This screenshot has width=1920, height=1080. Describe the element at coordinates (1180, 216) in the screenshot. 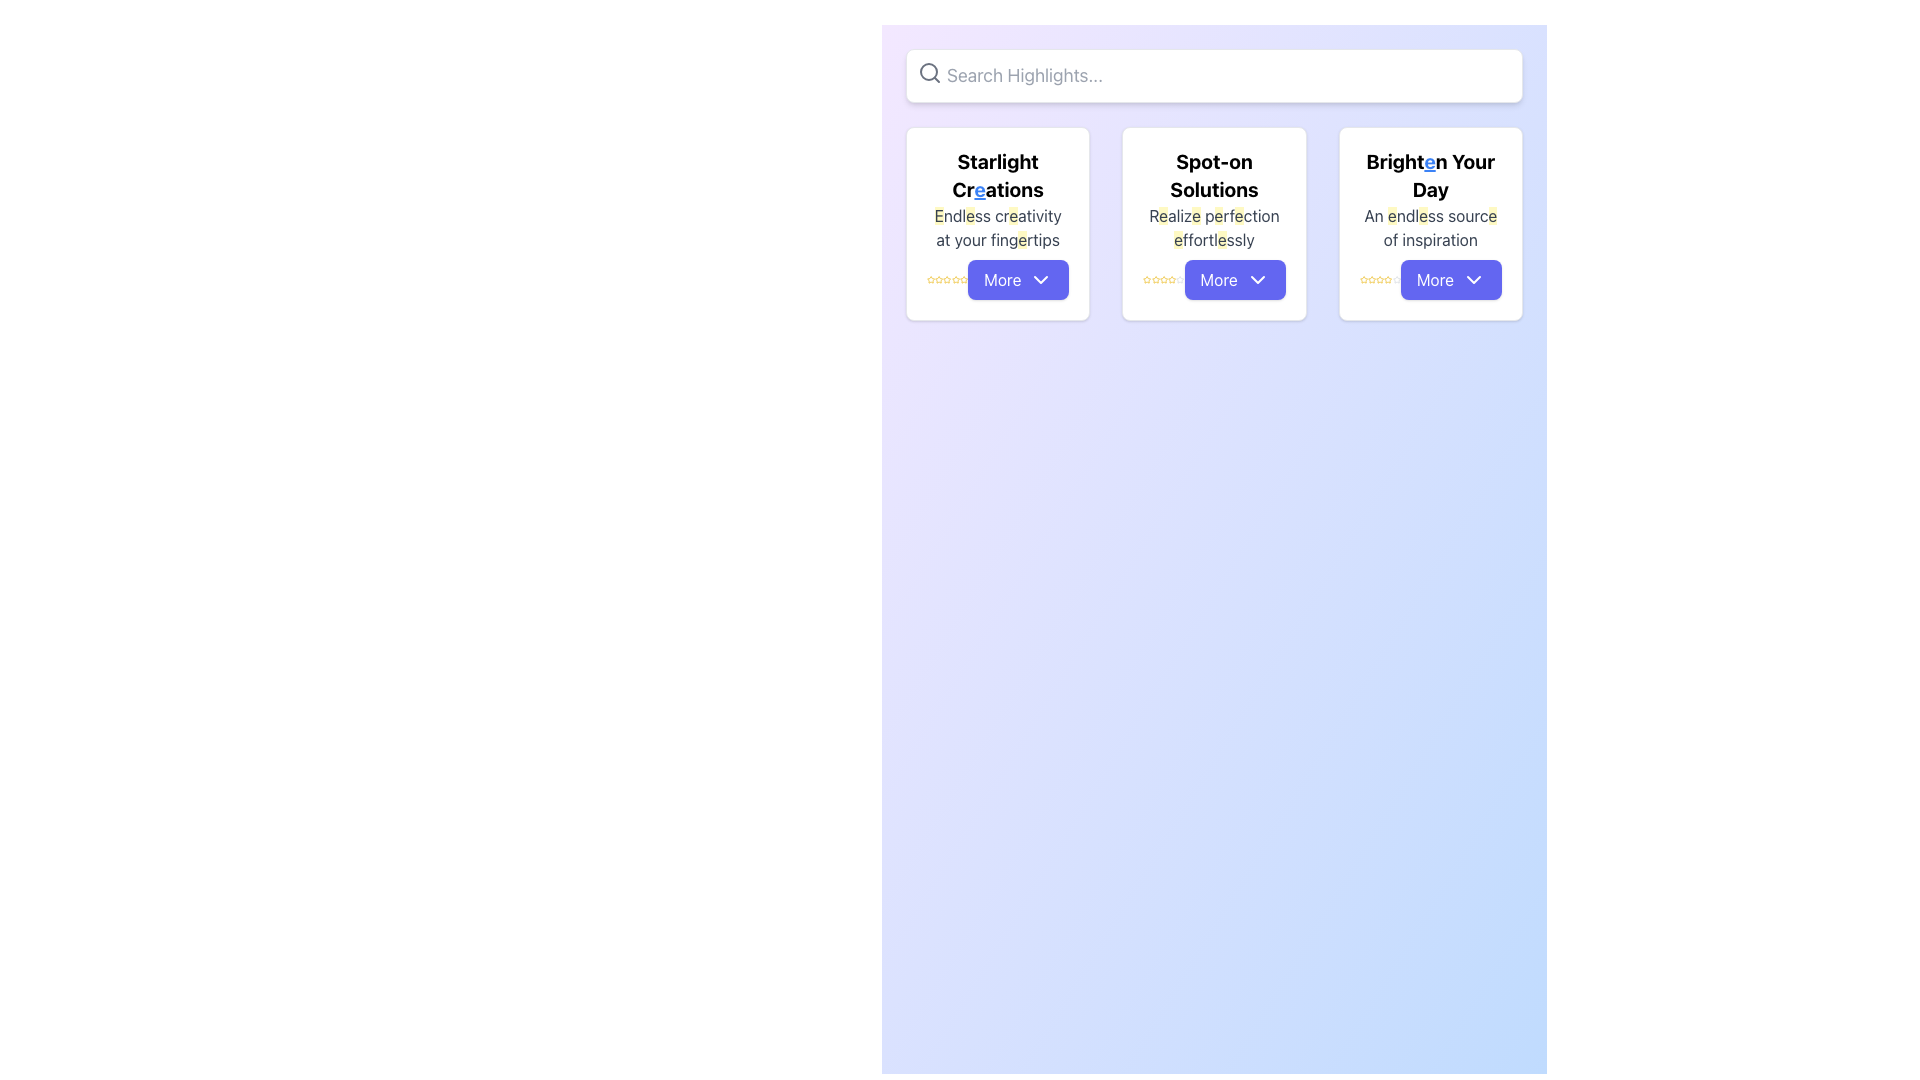

I see `the text fragment 'aliz' in the phrase 'Realize perfection effortlessly' located within the second card under the heading 'Spot-on Solutions'` at that location.